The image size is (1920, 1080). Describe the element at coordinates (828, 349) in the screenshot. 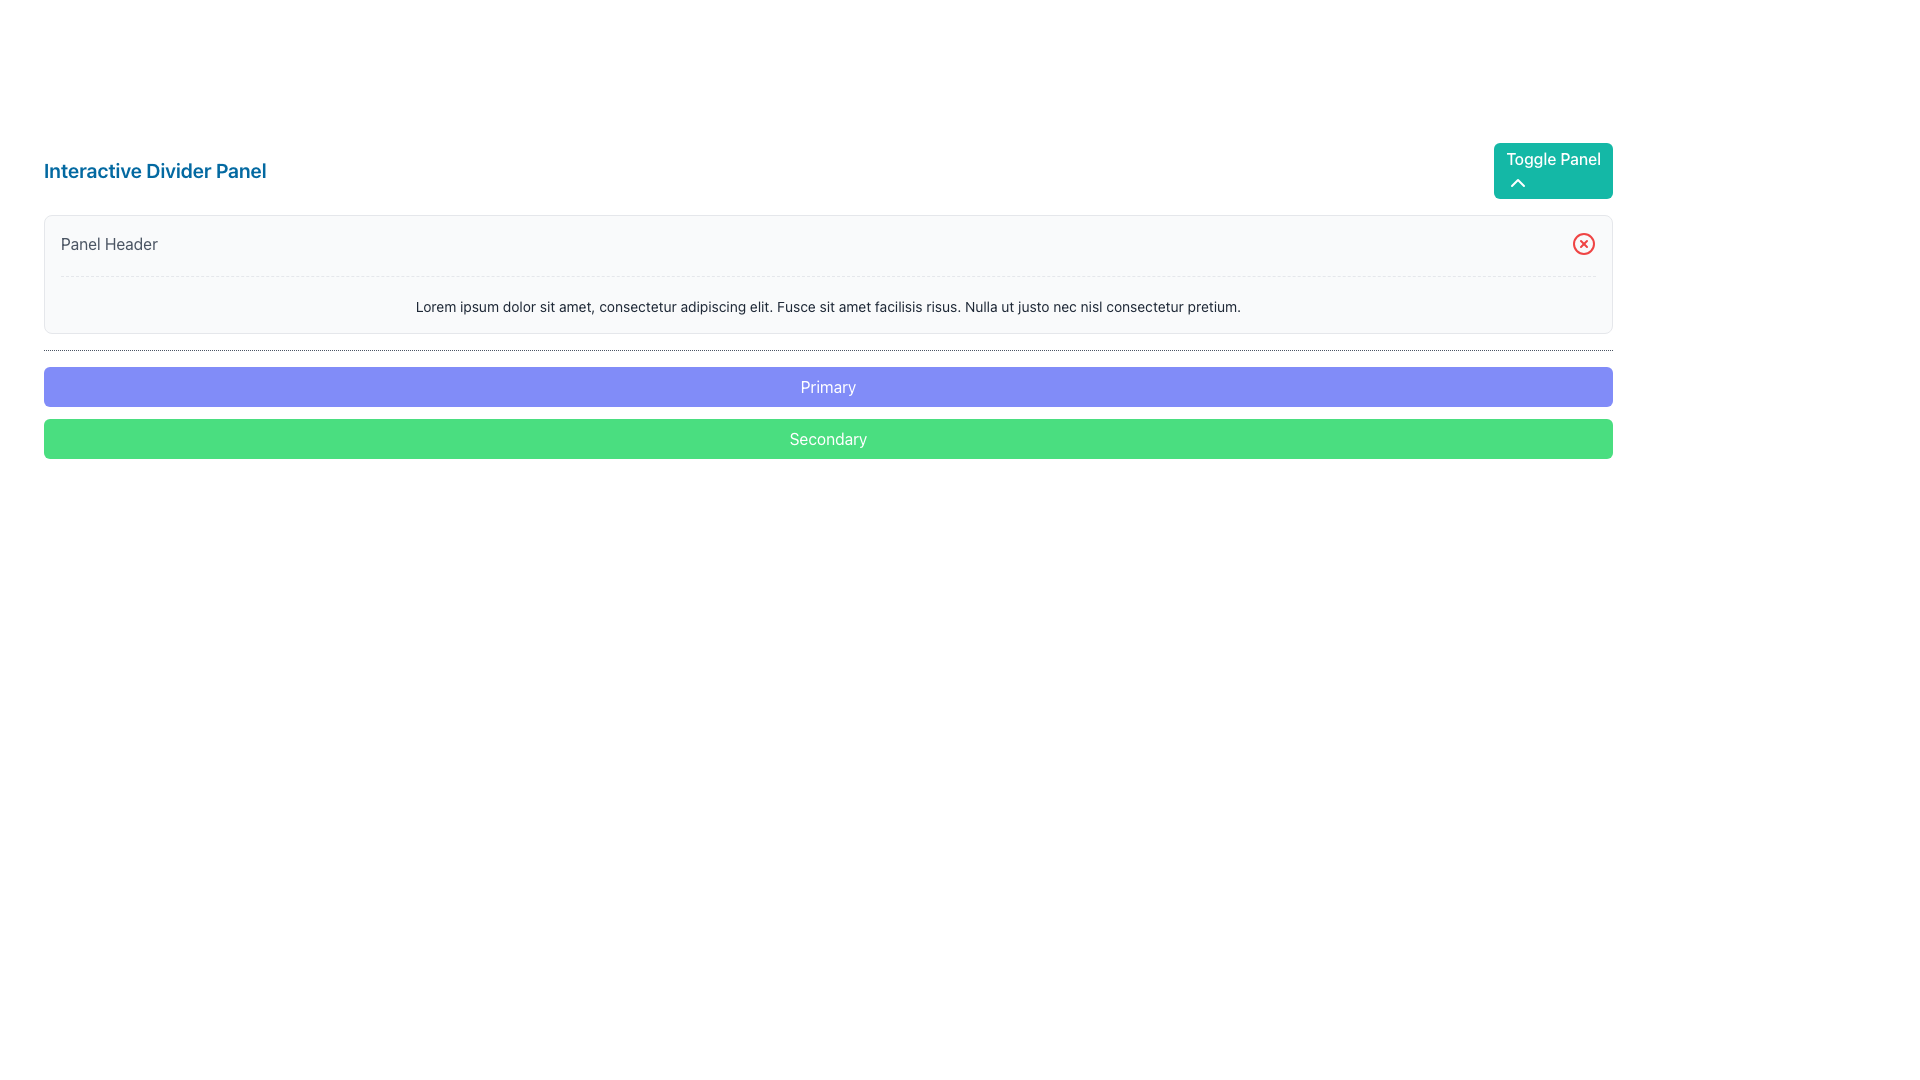

I see `the visual divider element located centrally beneath the text 'Lorem ipsum dolor sit amet, consectetur adipiscing elit. Fusce sit amet facilisis risus. Nulla ut justo nec nisl consectetur pretium.' and above the elements labeled 'Primary' and 'Secondary'` at that location.